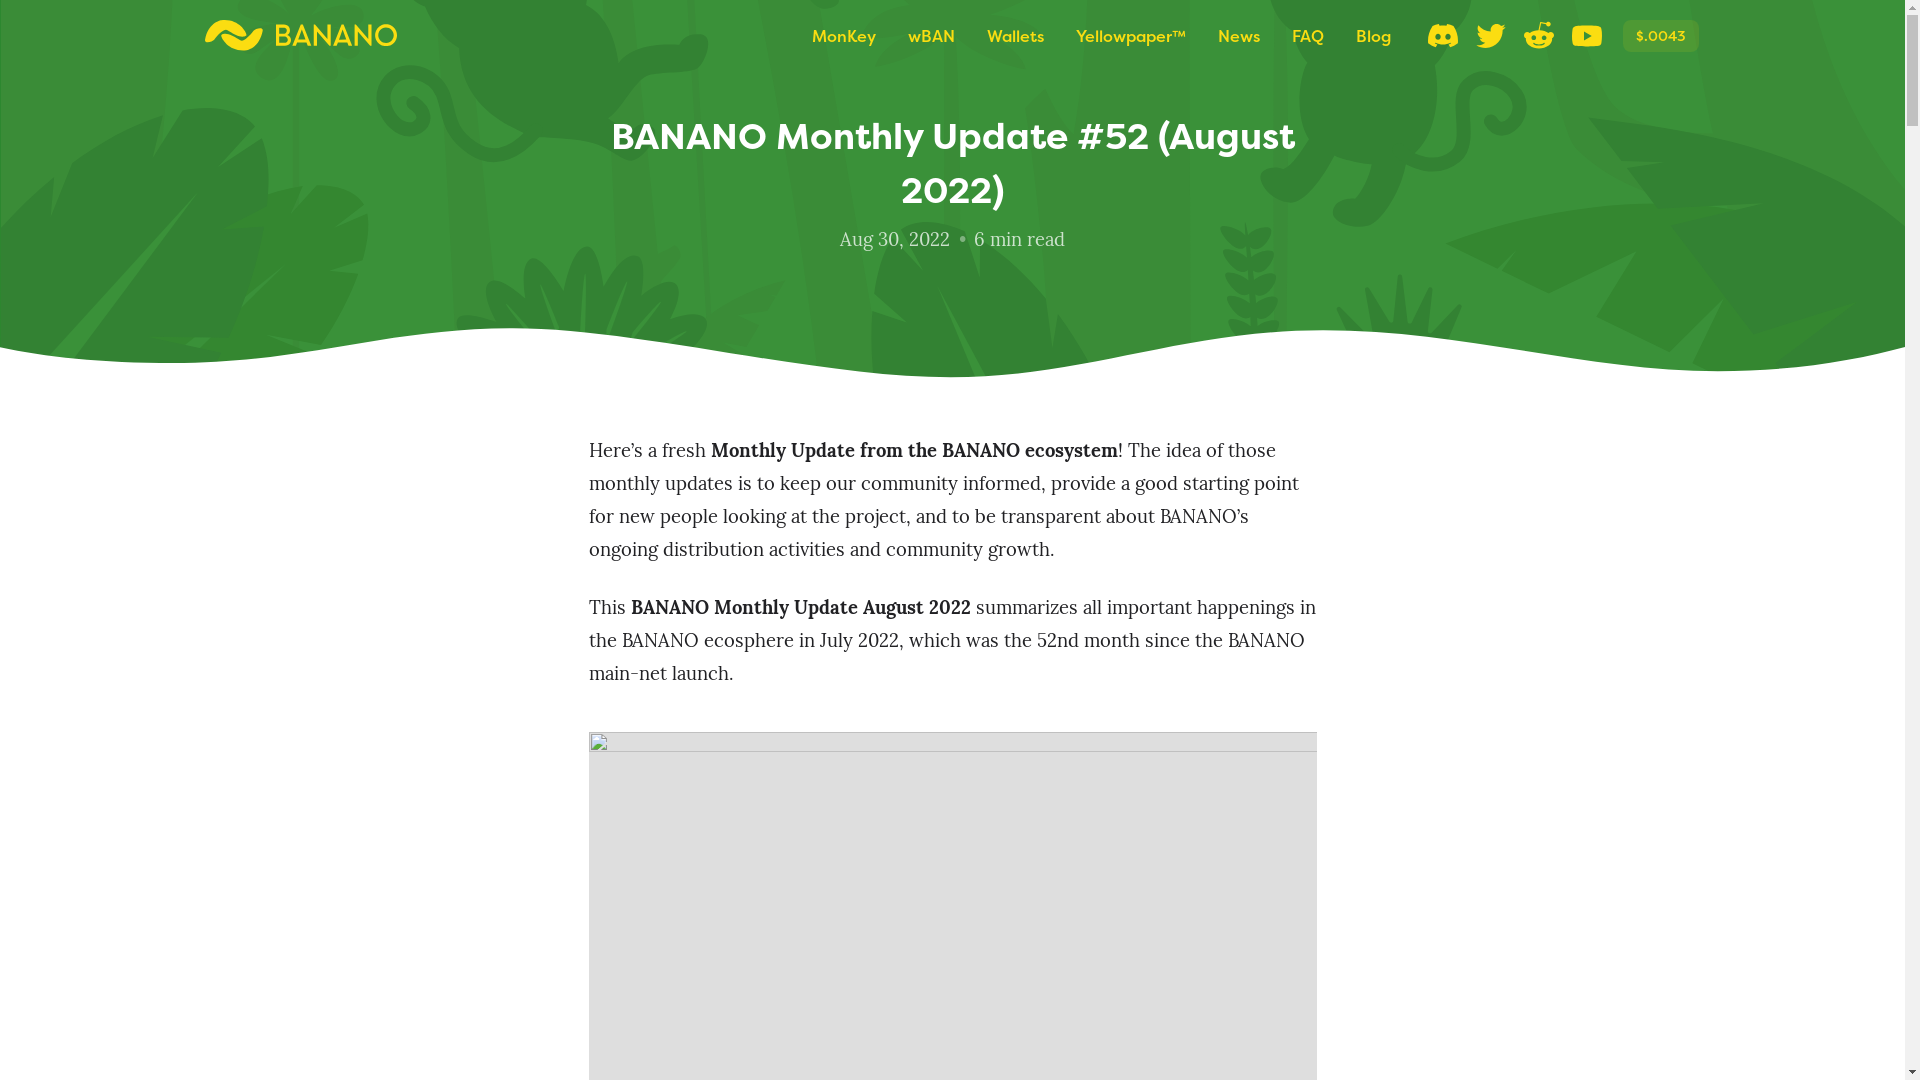 This screenshot has height=1080, width=1920. Describe the element at coordinates (1372, 36) in the screenshot. I see `'Blog'` at that location.